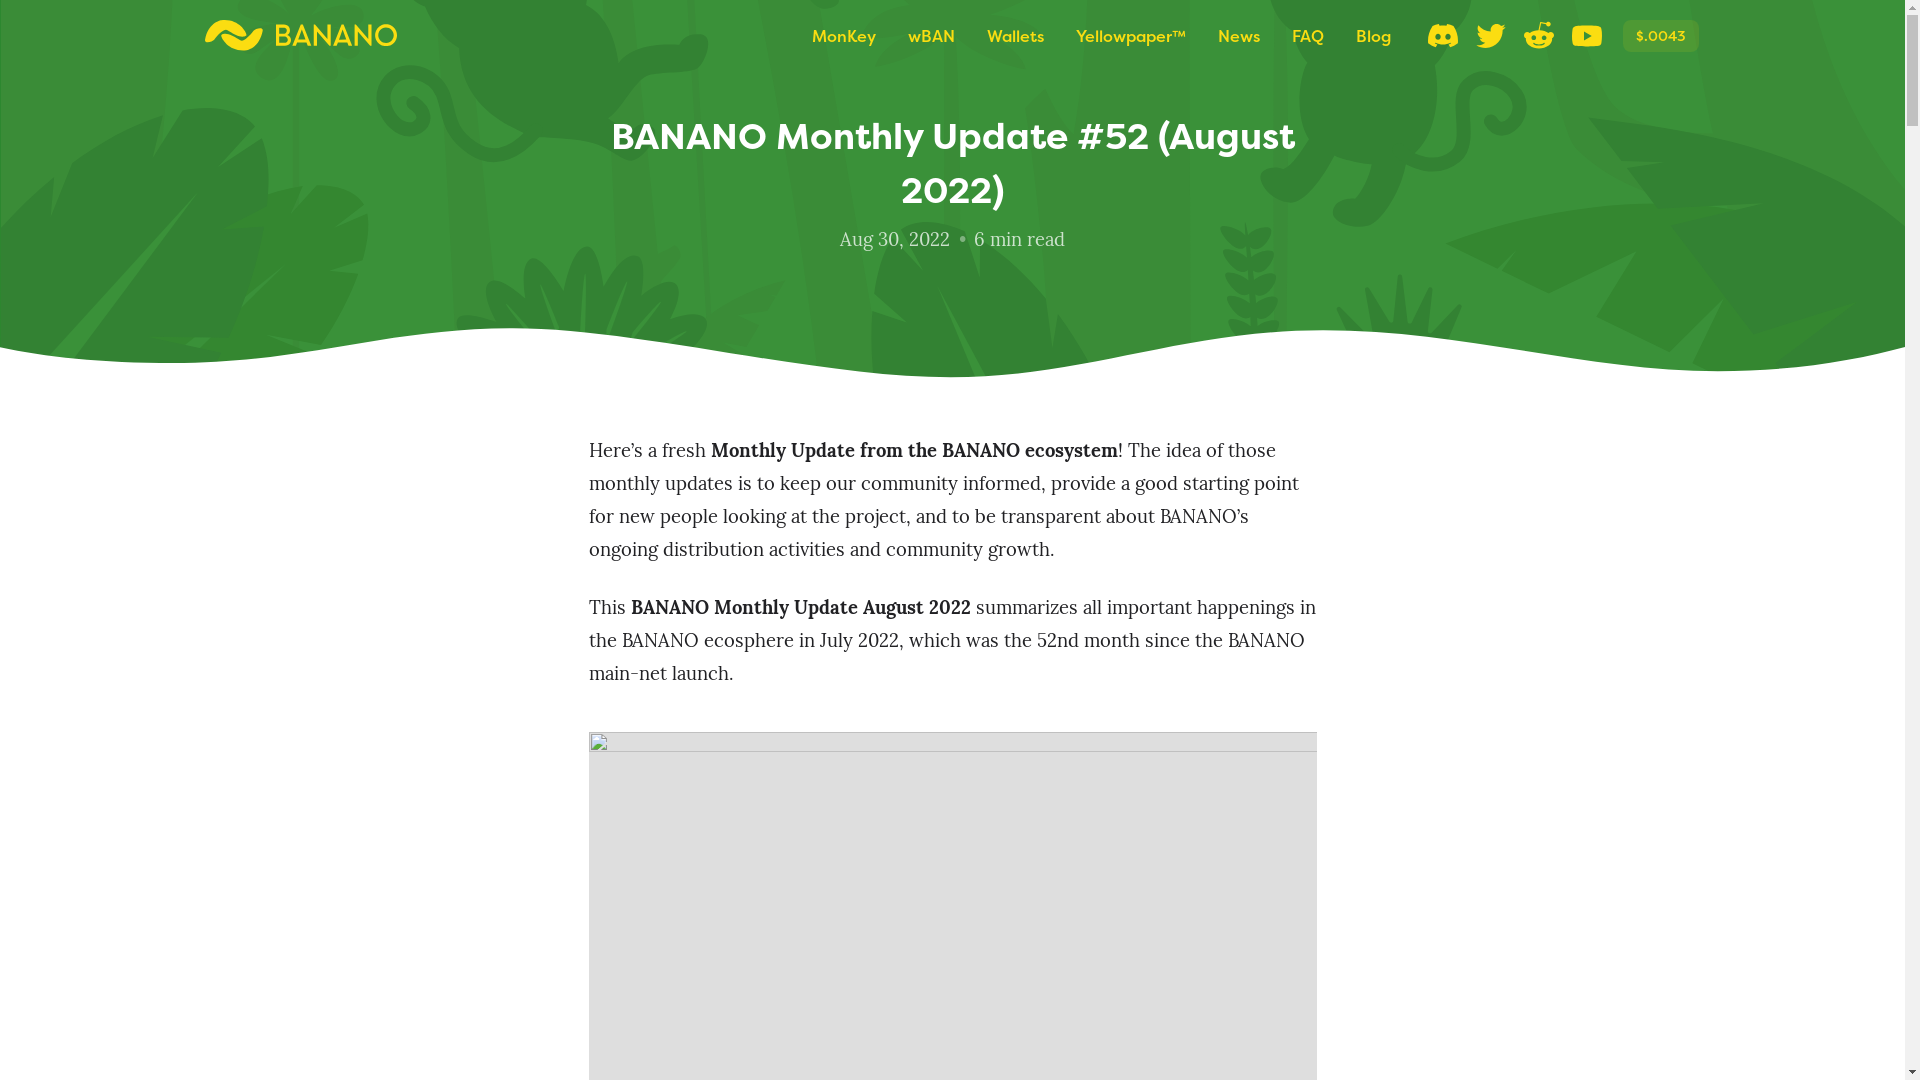 This screenshot has height=1080, width=1920. Describe the element at coordinates (1372, 36) in the screenshot. I see `'Blog'` at that location.